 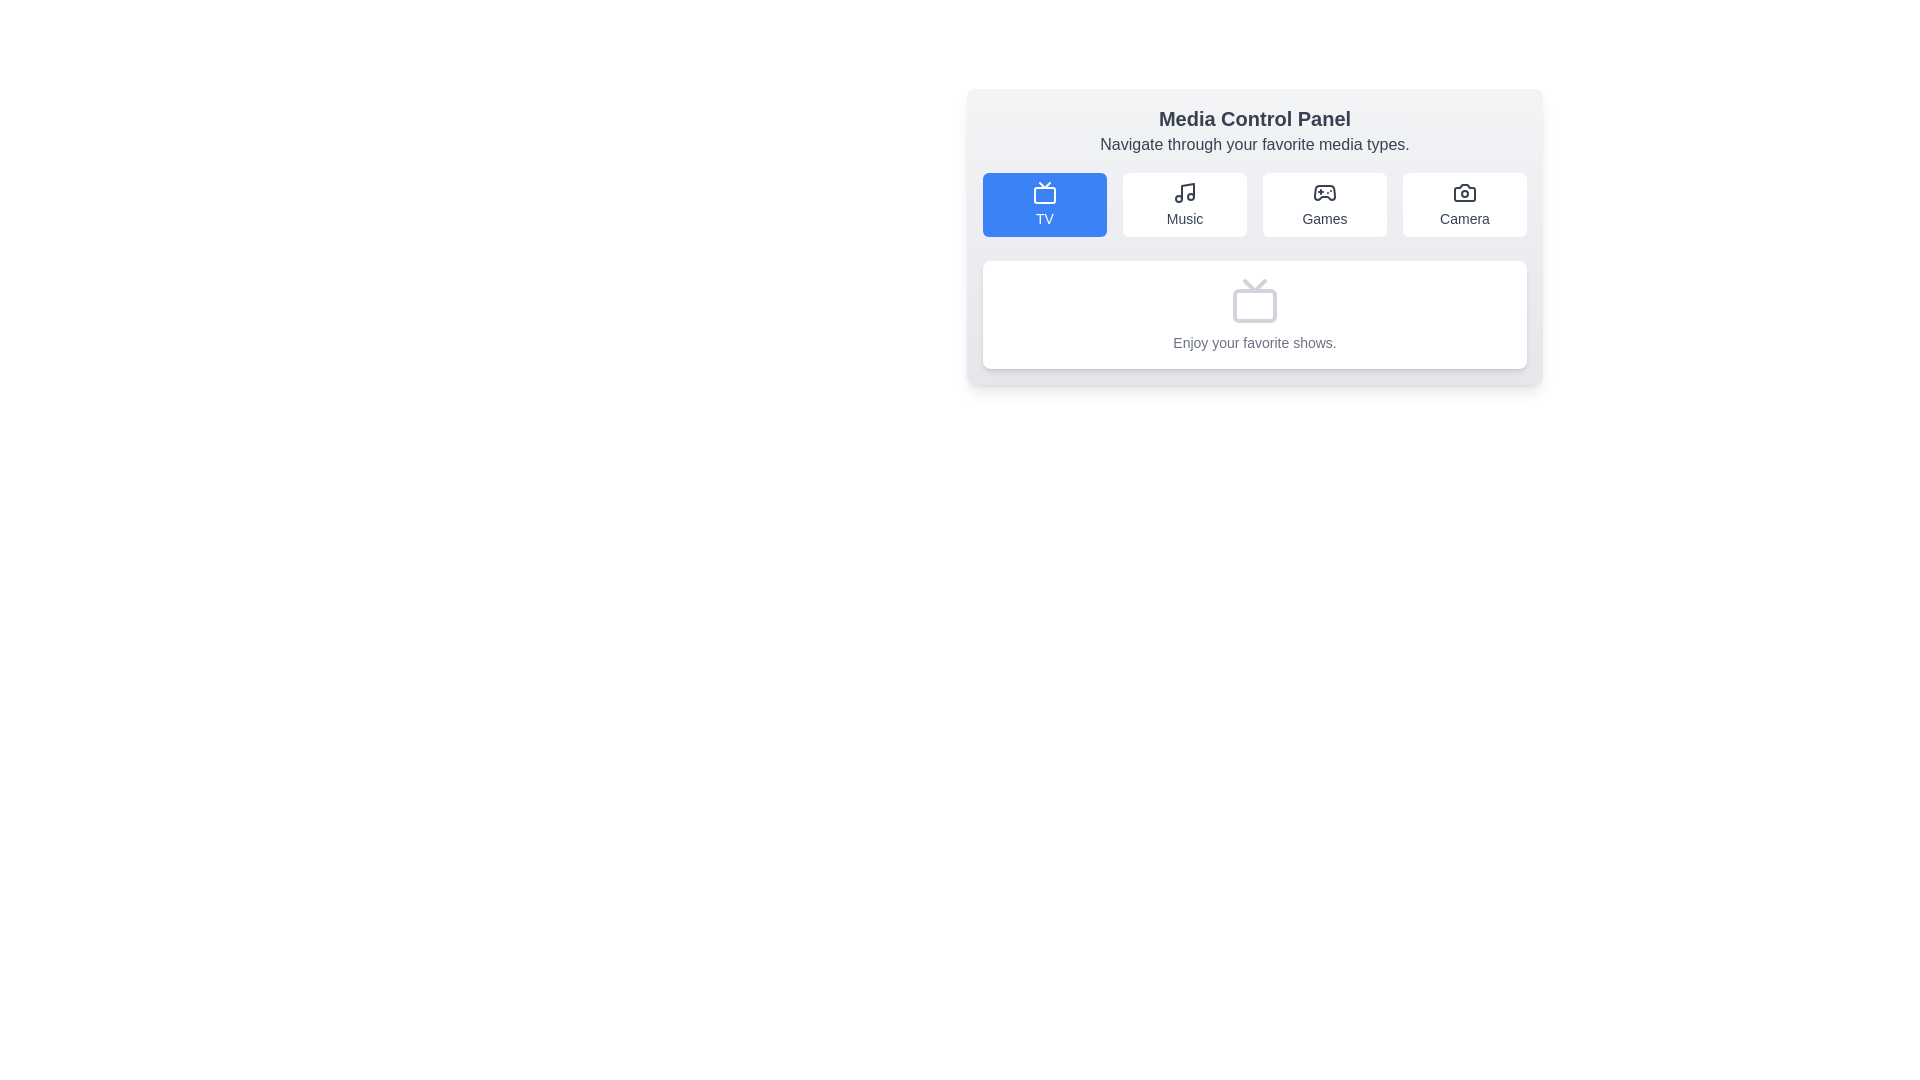 I want to click on the static text element located in the header section, which provides guidance about the media options below the 'Media Control Panel' headline, so click(x=1253, y=144).